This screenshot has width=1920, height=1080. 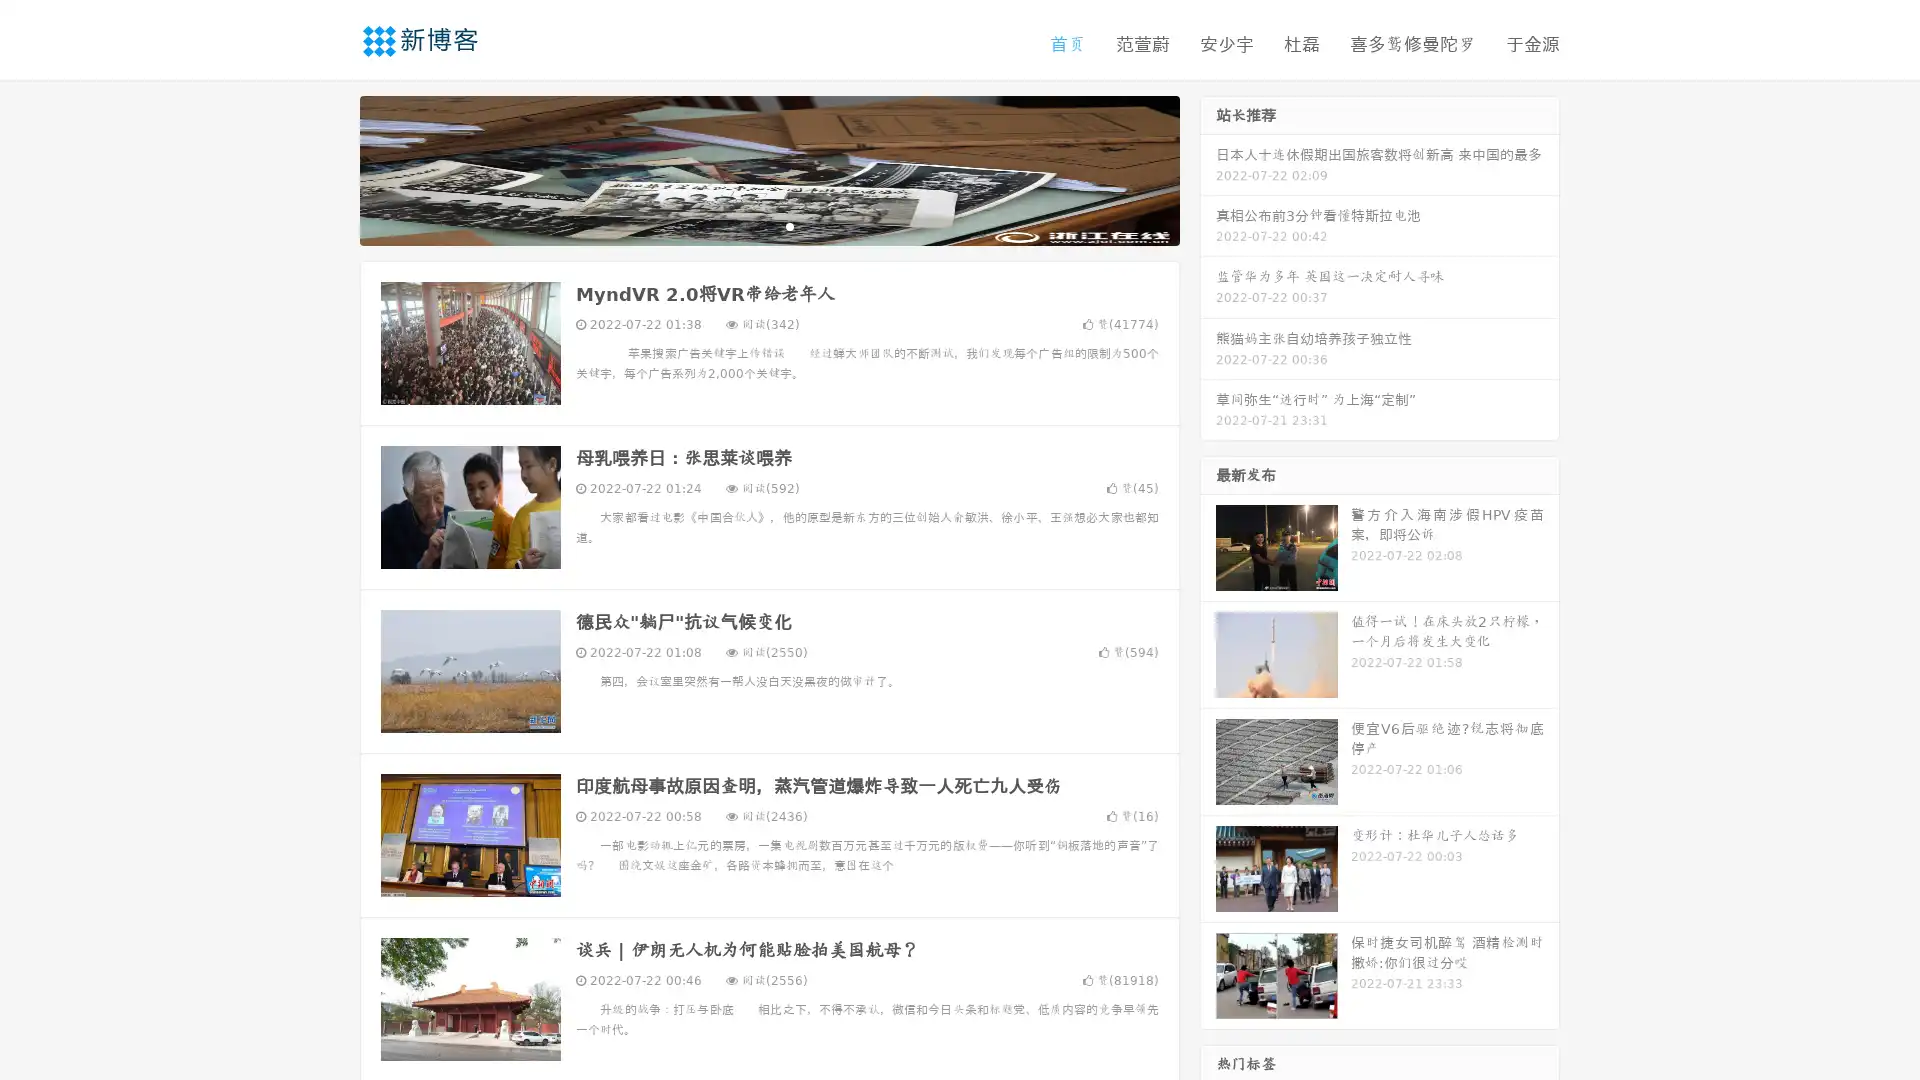 I want to click on Next slide, so click(x=1208, y=168).